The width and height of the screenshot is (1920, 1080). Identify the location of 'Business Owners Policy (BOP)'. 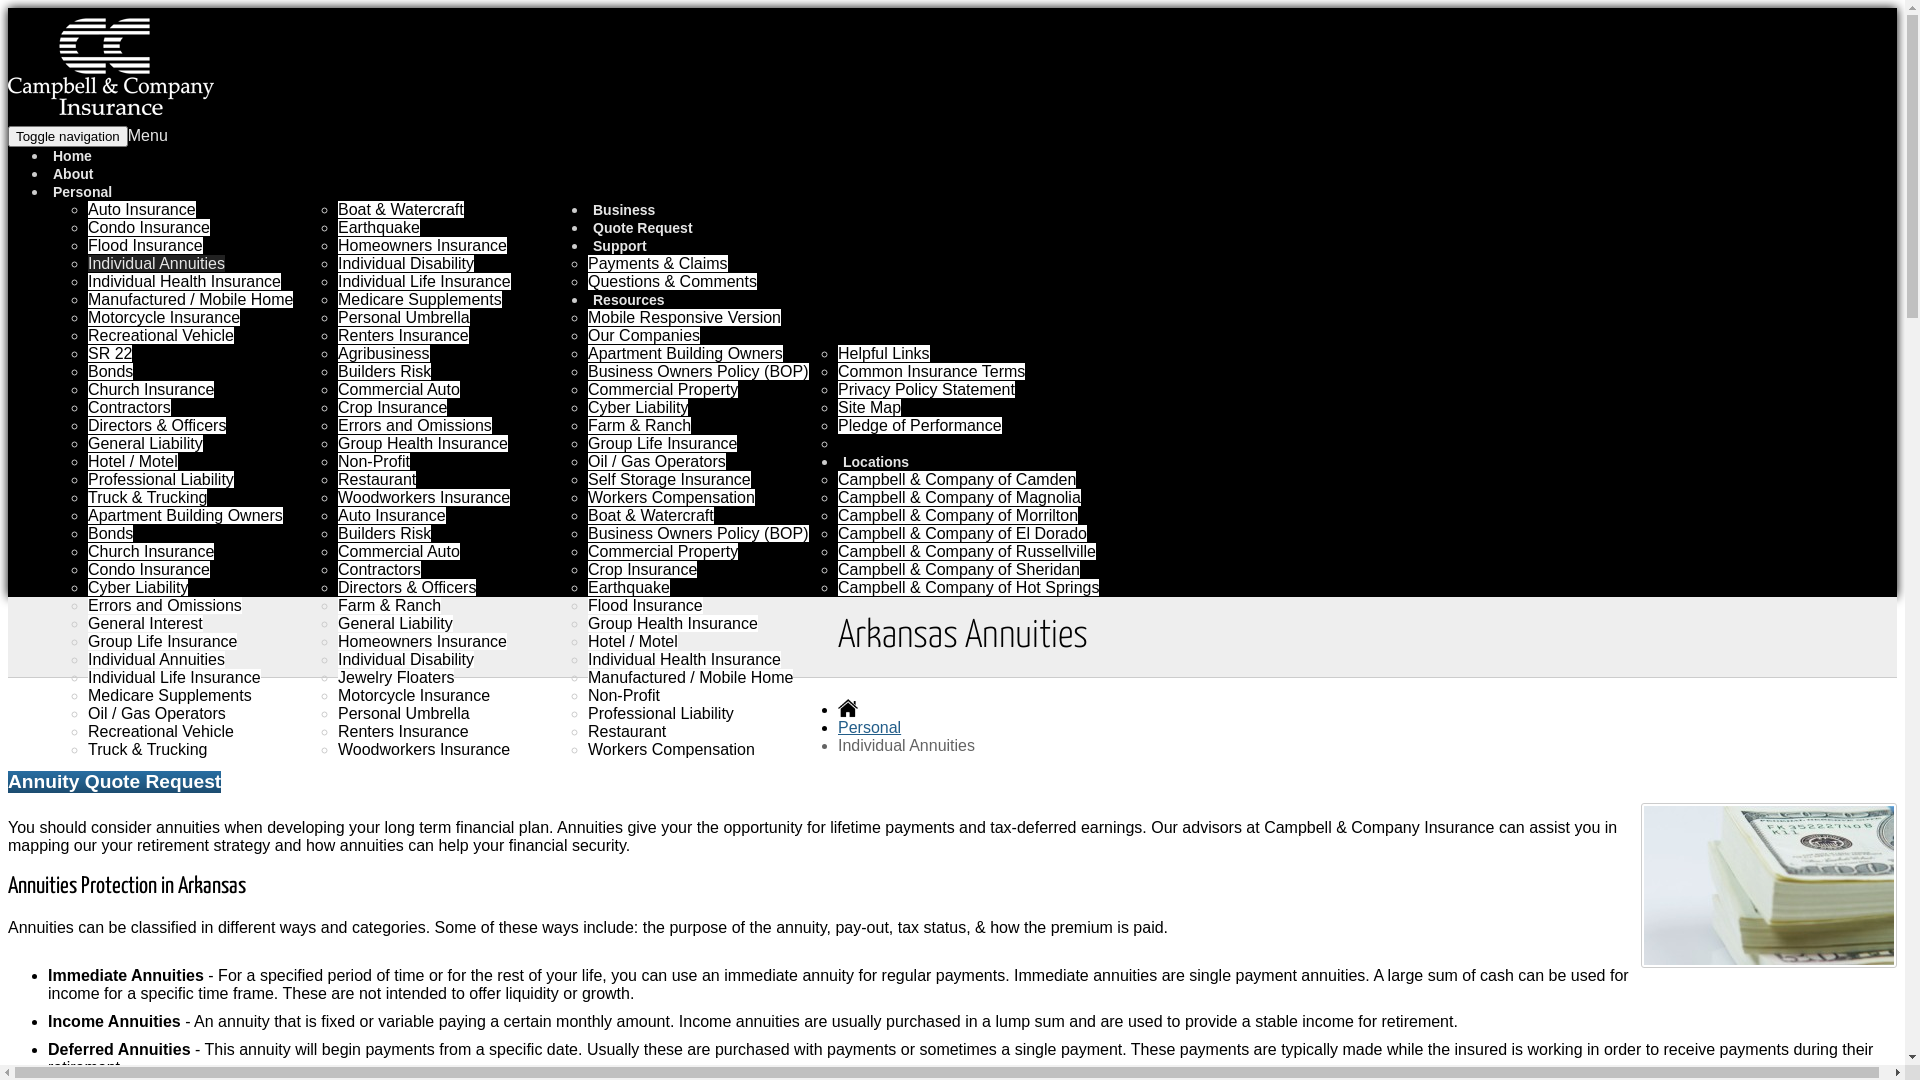
(698, 371).